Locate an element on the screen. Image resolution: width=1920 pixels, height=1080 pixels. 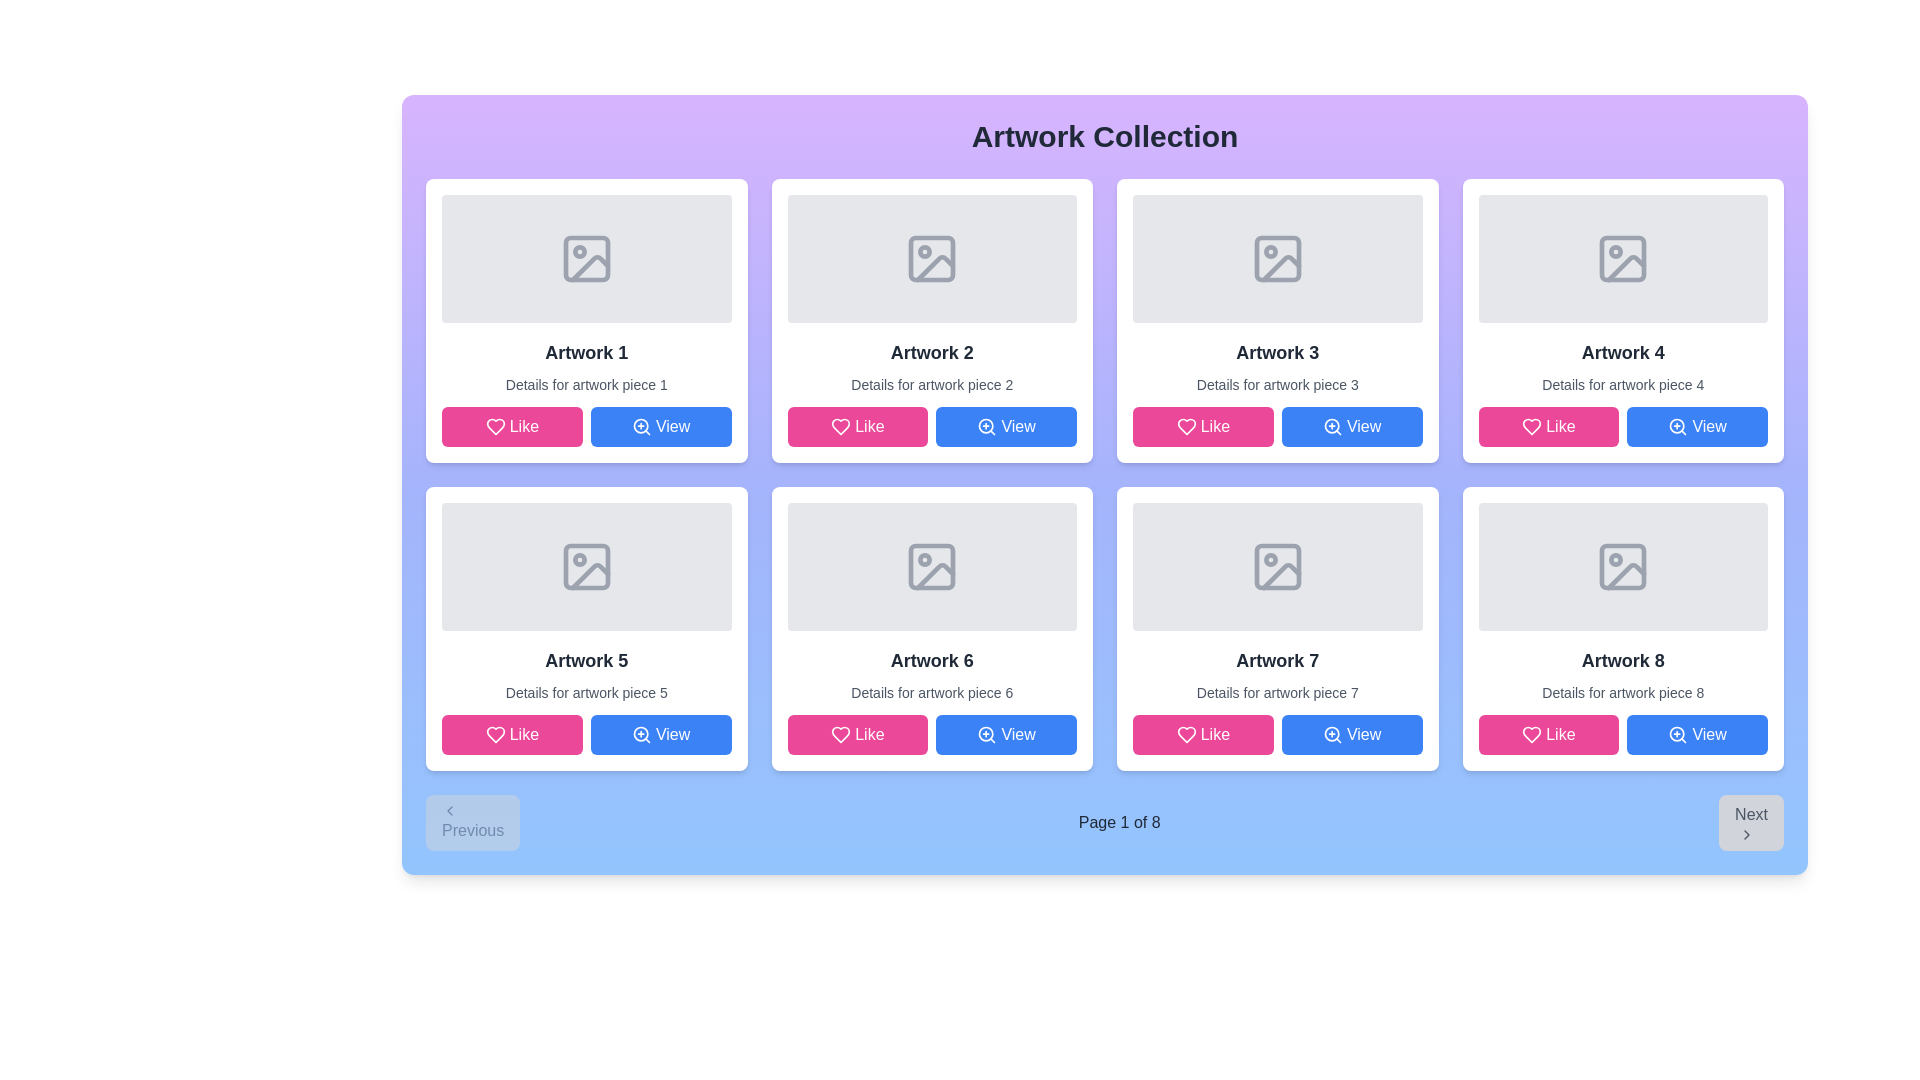
the gray image outline icon with a circular element and an intersecting line, located in the 'Artwork 8' card in the bottom-right corner of the grid layout is located at coordinates (1623, 567).